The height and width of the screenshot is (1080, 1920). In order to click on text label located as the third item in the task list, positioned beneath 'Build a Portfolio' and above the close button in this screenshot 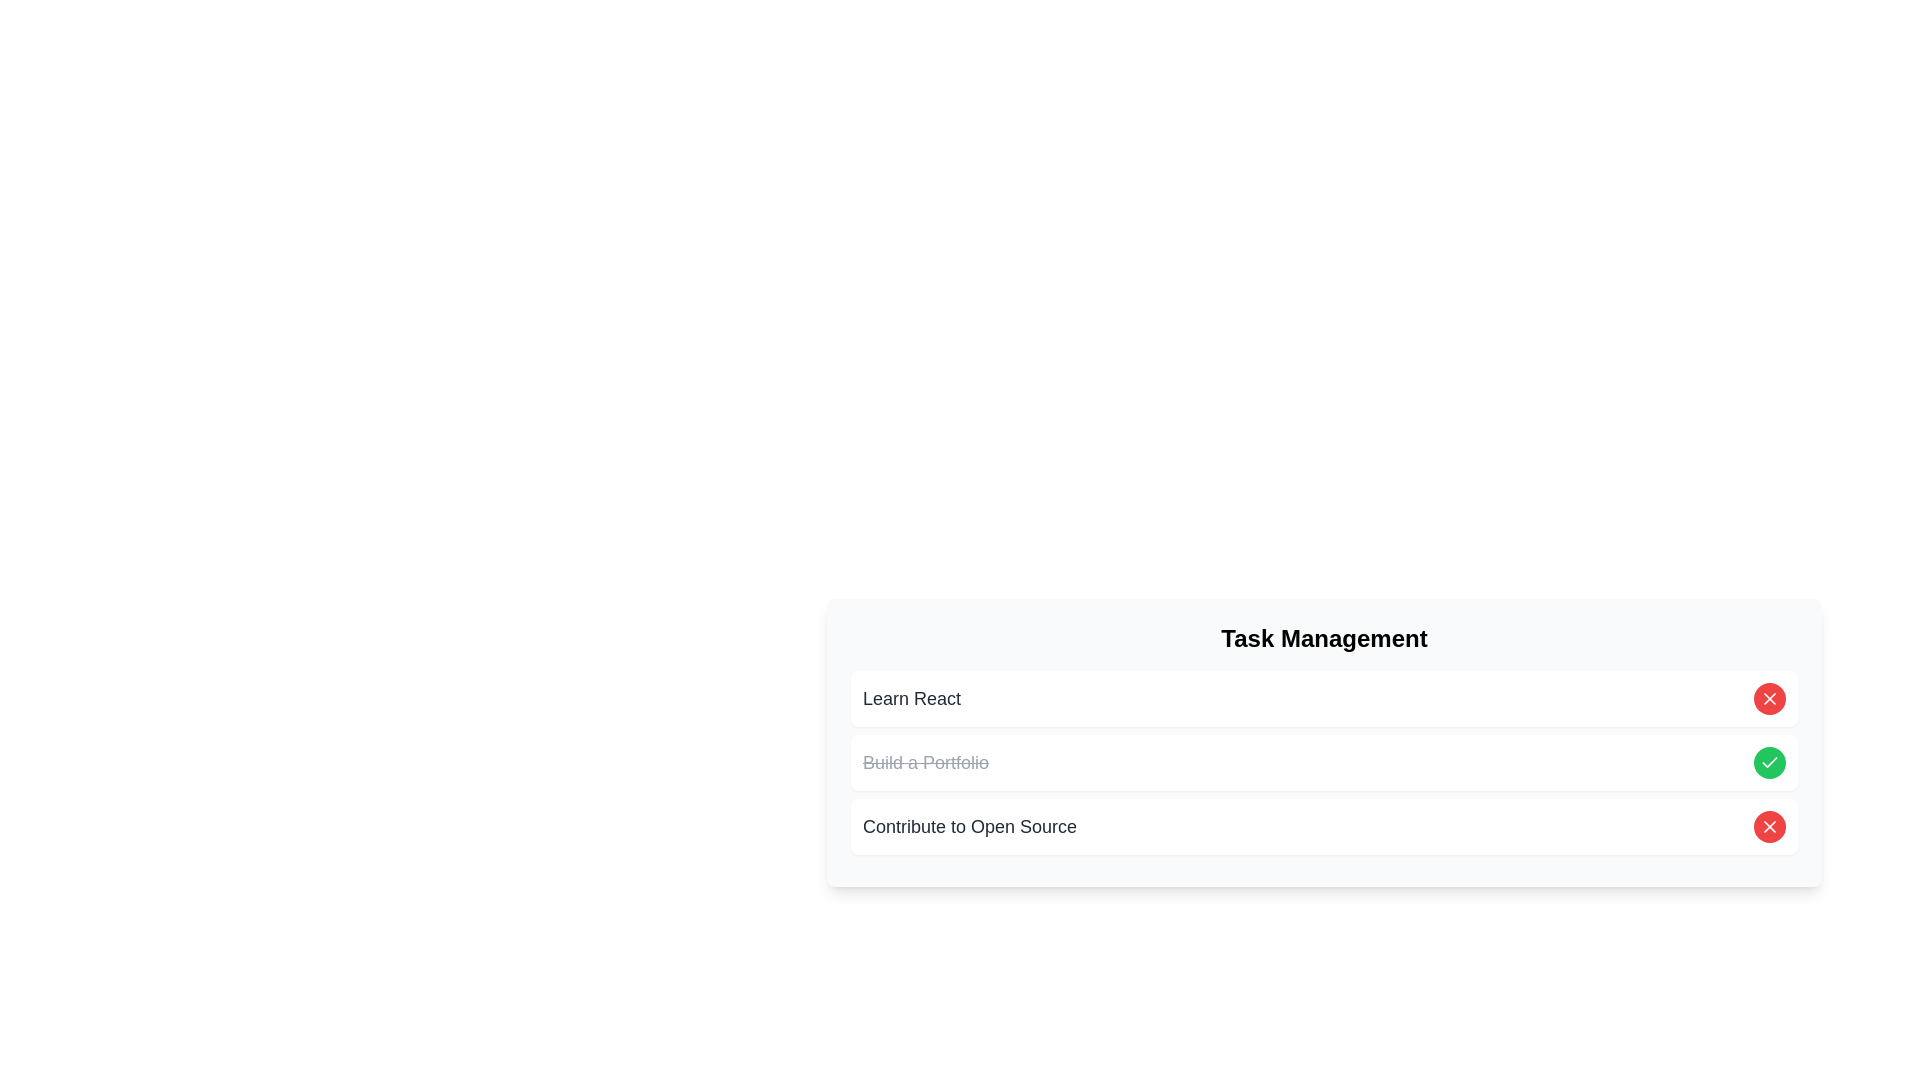, I will do `click(969, 826)`.